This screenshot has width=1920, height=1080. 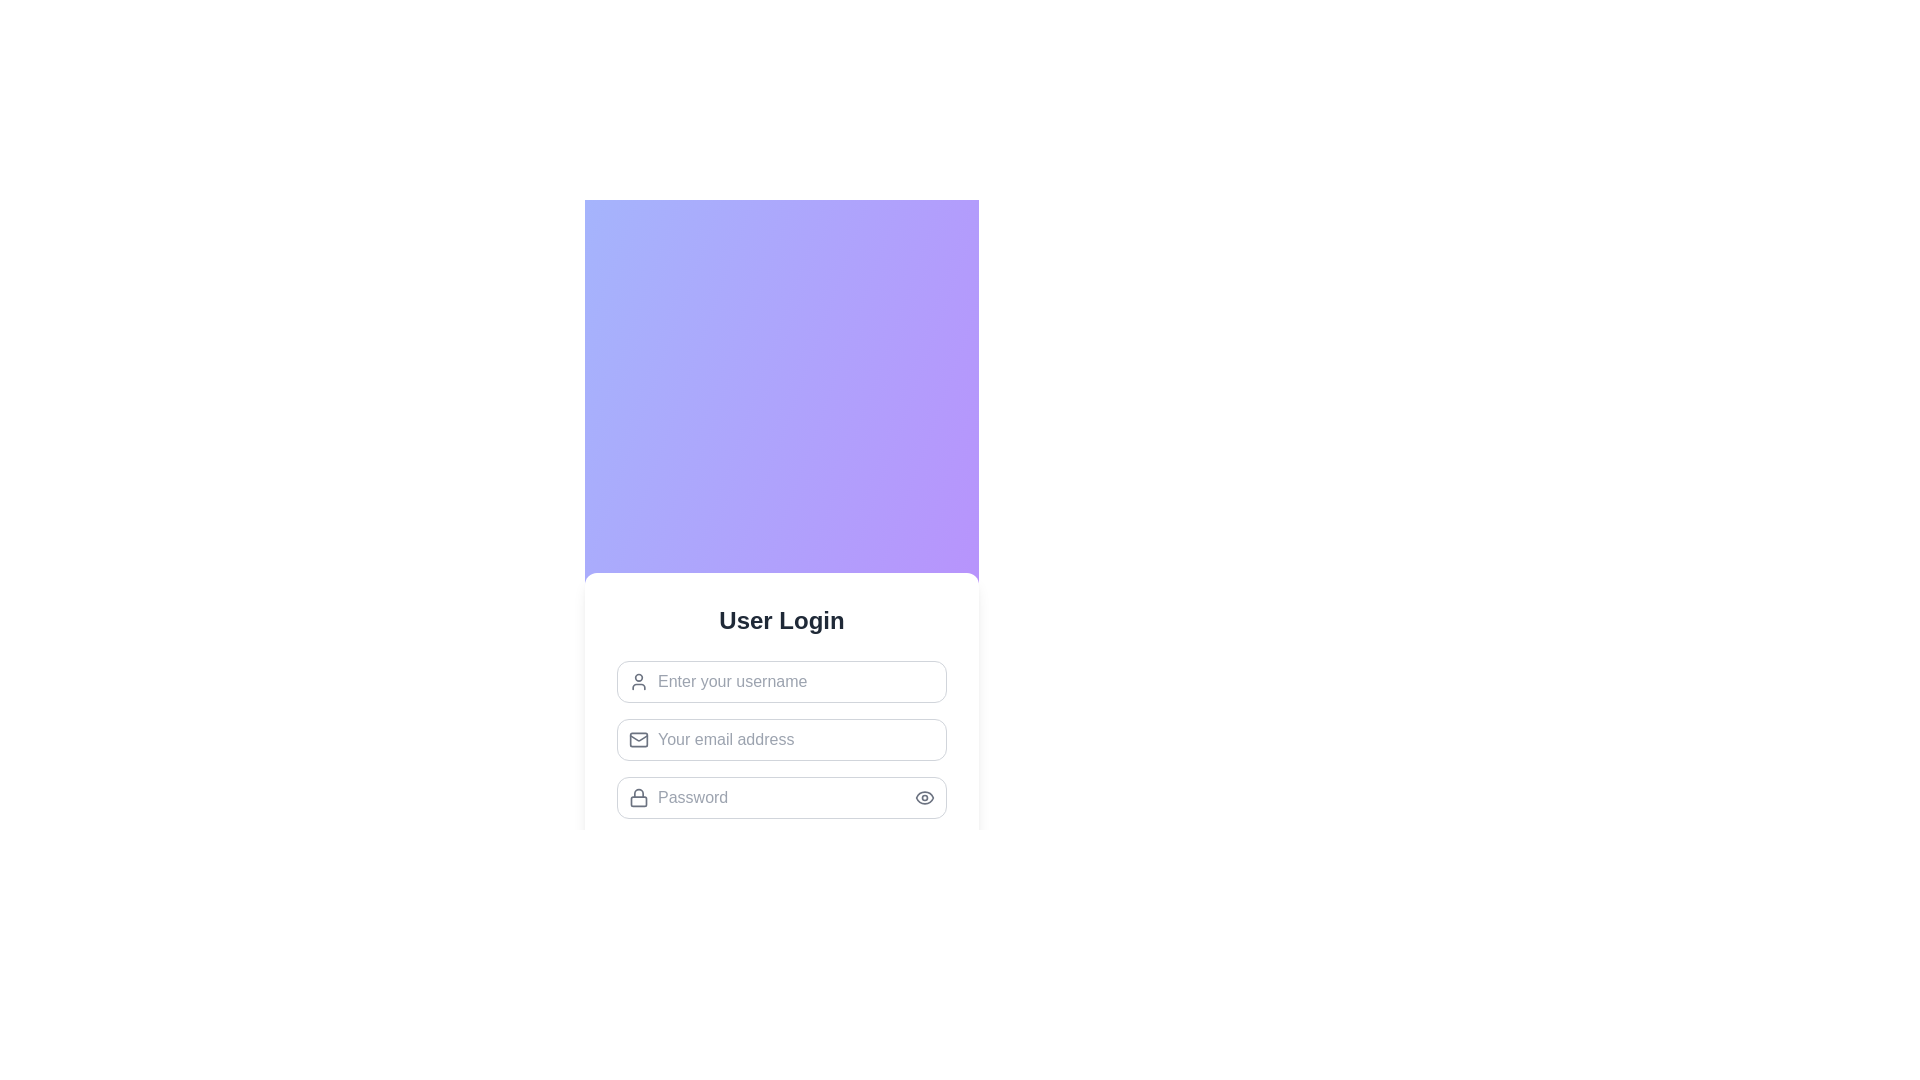 I want to click on the envelope icon that indicates the email input field, which is located to the left of the 'Your email address' text box, so click(x=637, y=737).